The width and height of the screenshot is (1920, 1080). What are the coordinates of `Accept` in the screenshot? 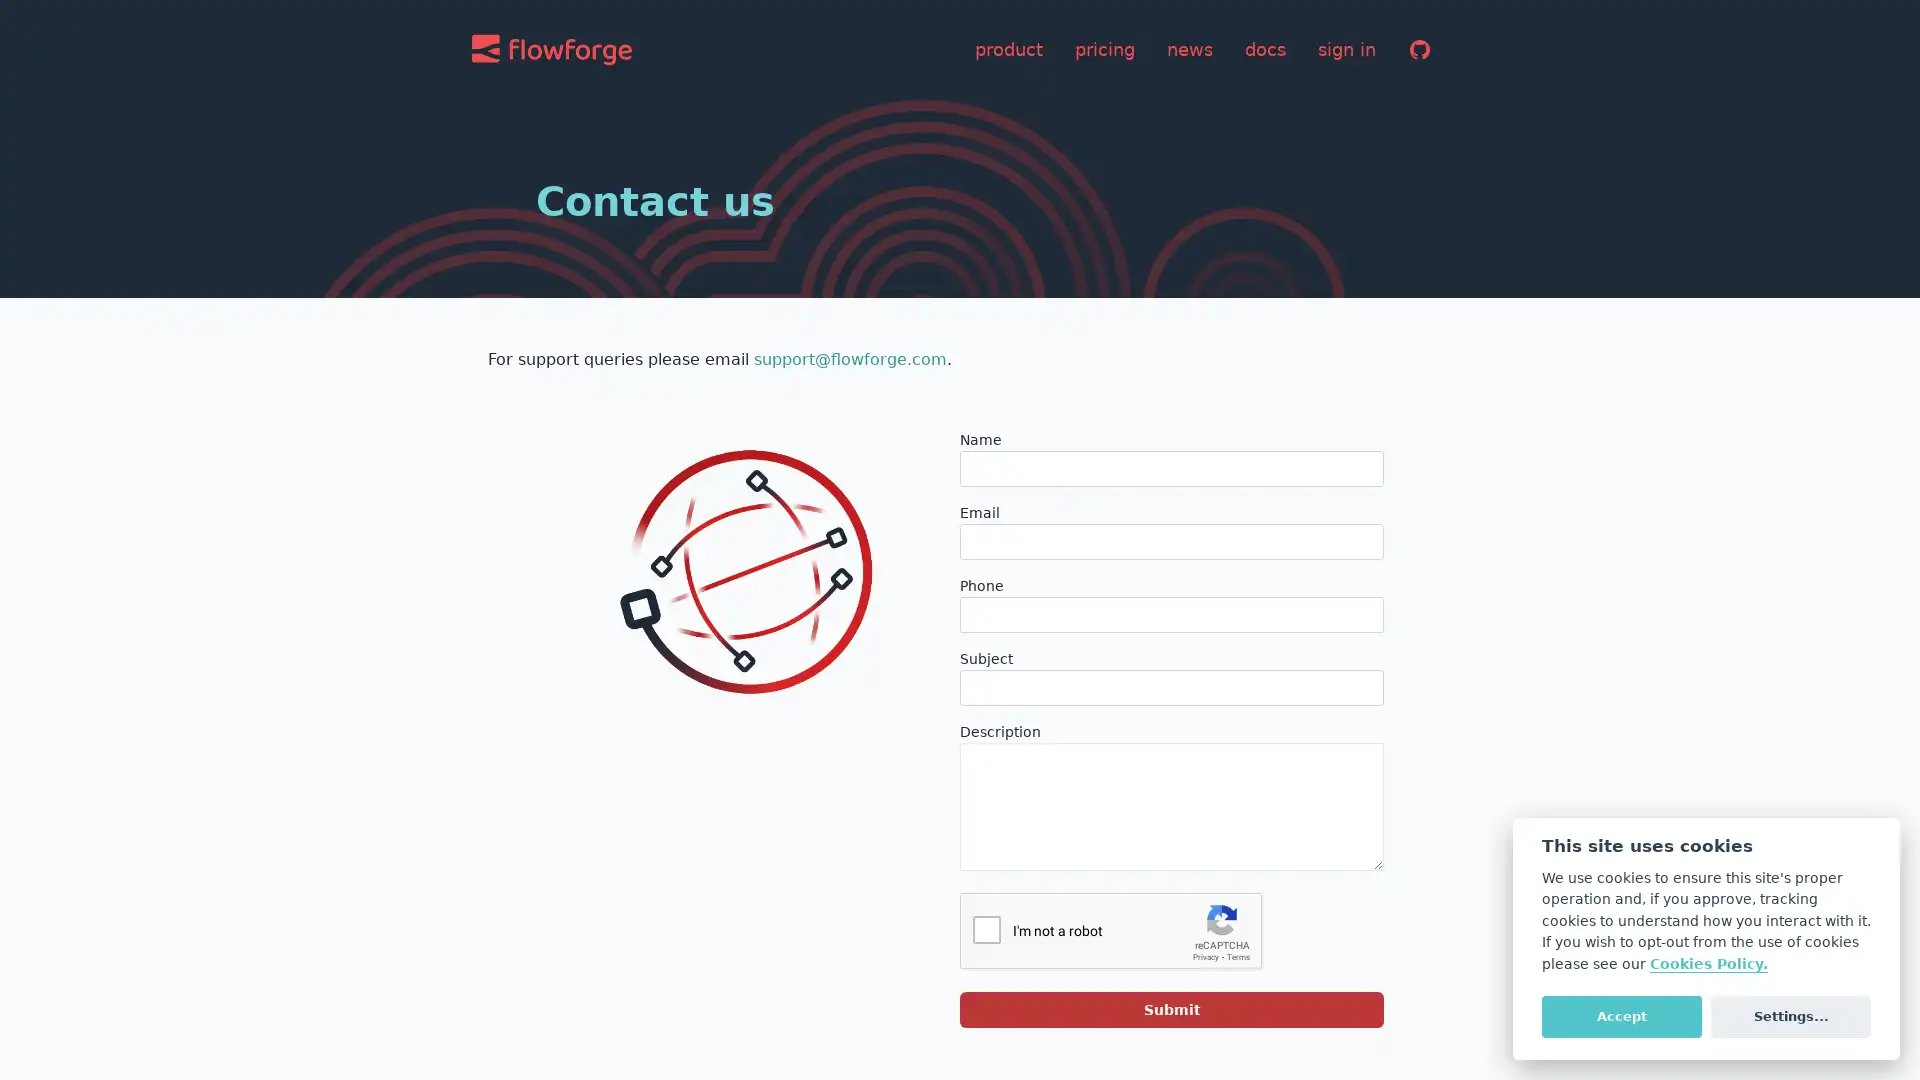 It's located at (1621, 1015).